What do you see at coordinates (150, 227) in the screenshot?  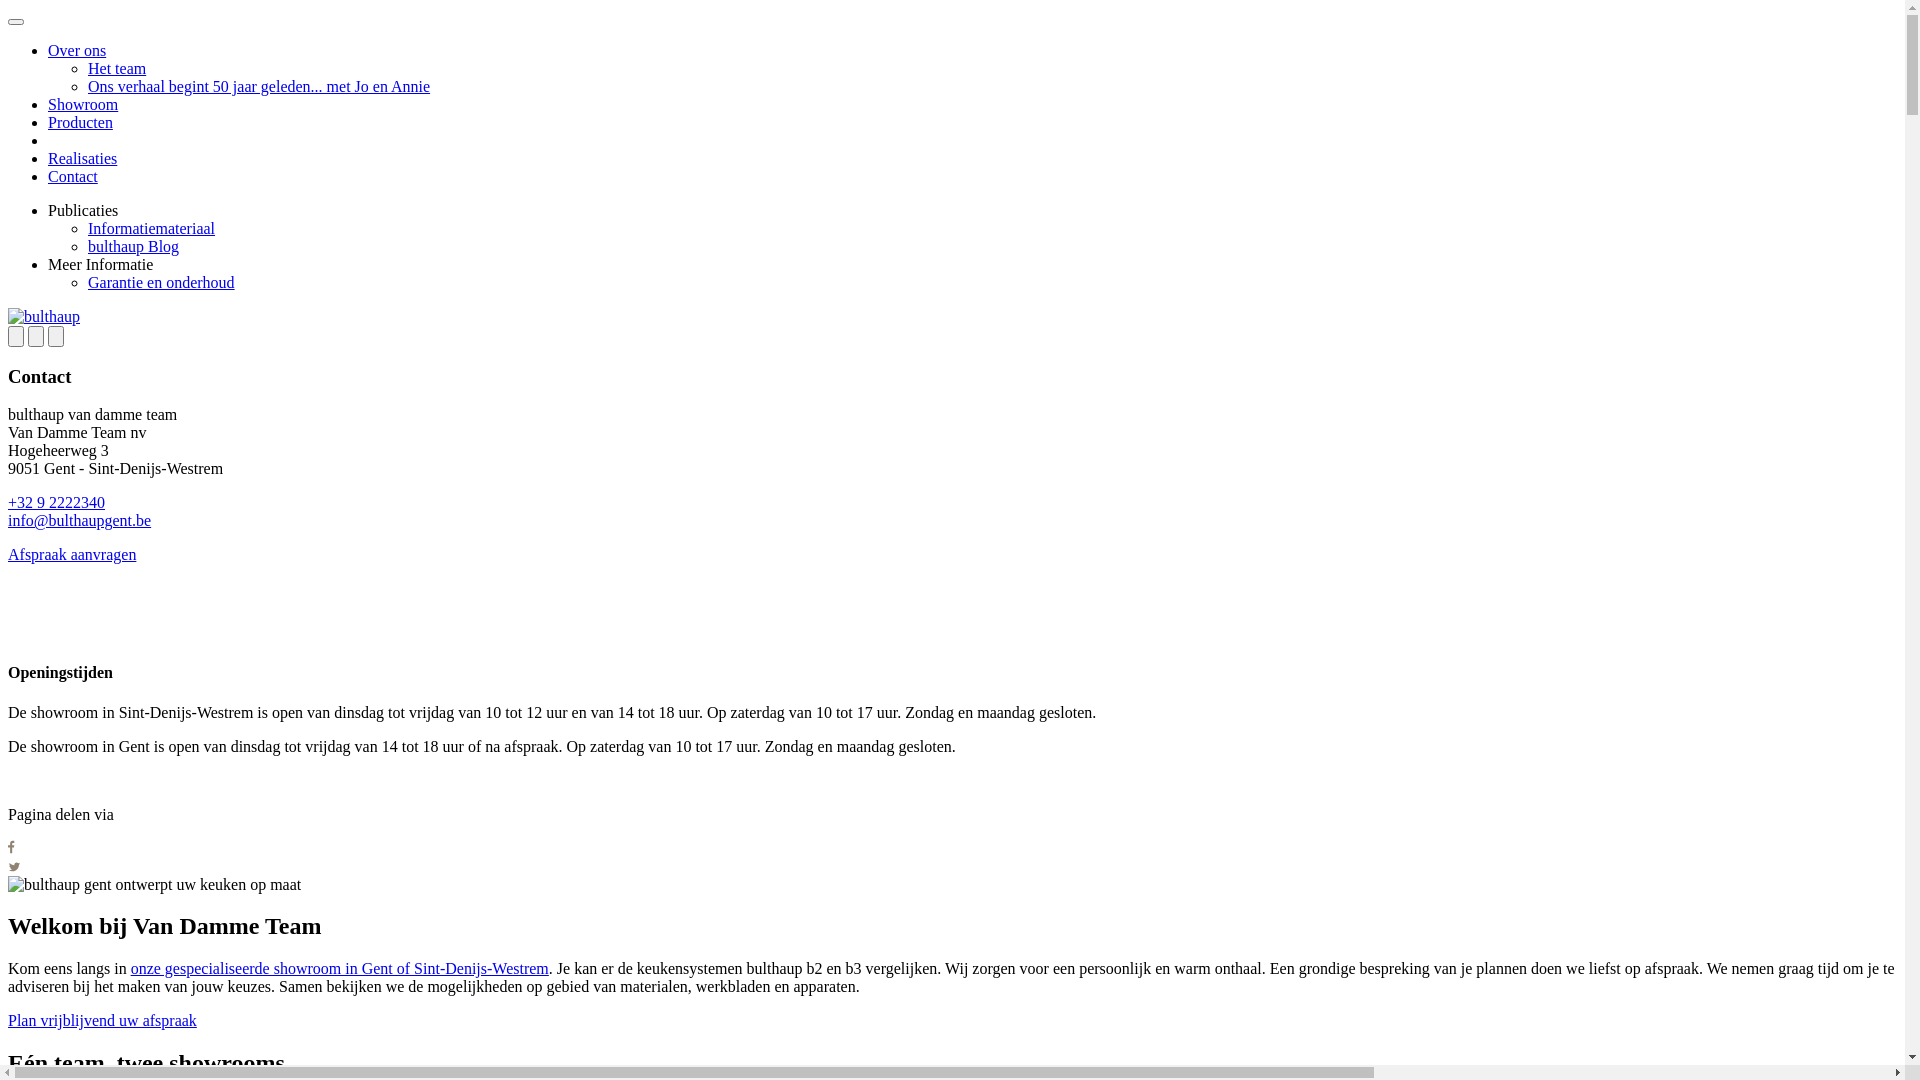 I see `'Informatiemateriaal'` at bounding box center [150, 227].